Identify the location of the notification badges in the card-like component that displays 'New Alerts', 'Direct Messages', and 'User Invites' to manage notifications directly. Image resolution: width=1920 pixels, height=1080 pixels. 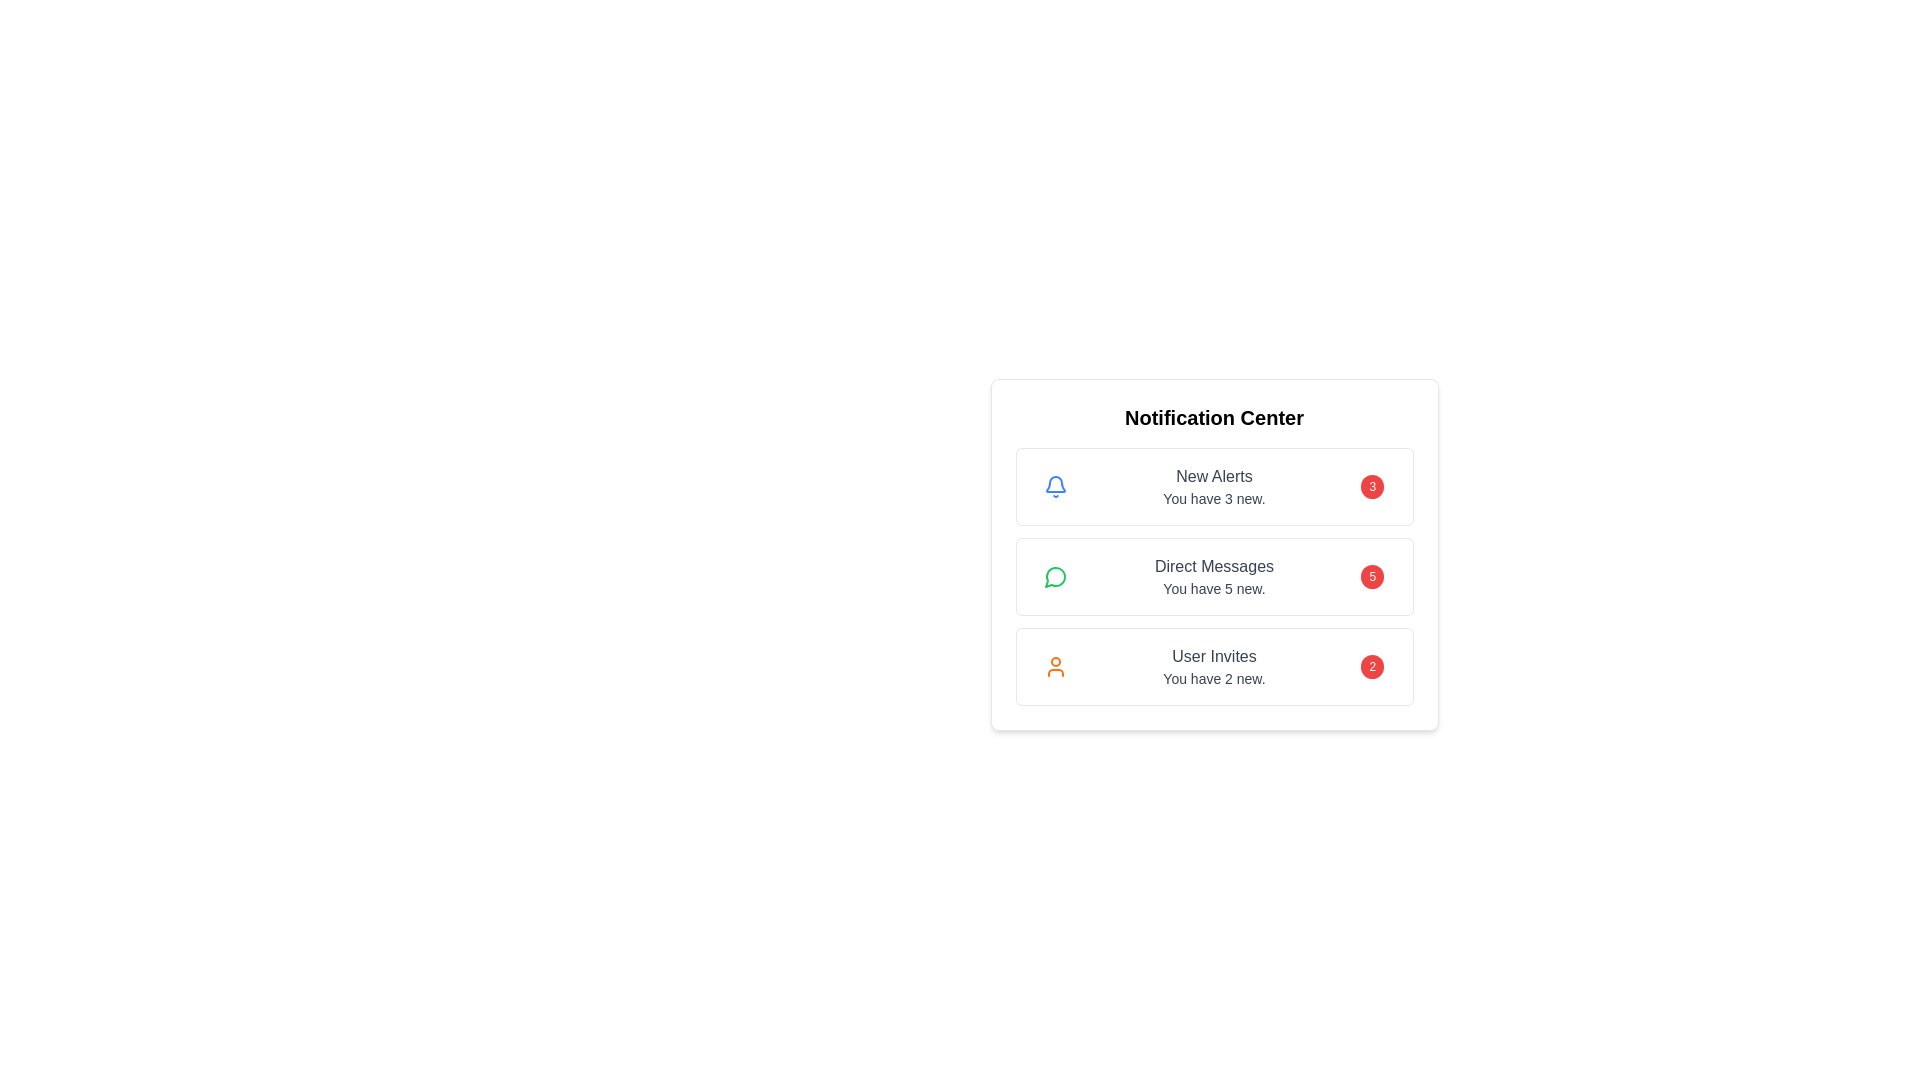
(1213, 555).